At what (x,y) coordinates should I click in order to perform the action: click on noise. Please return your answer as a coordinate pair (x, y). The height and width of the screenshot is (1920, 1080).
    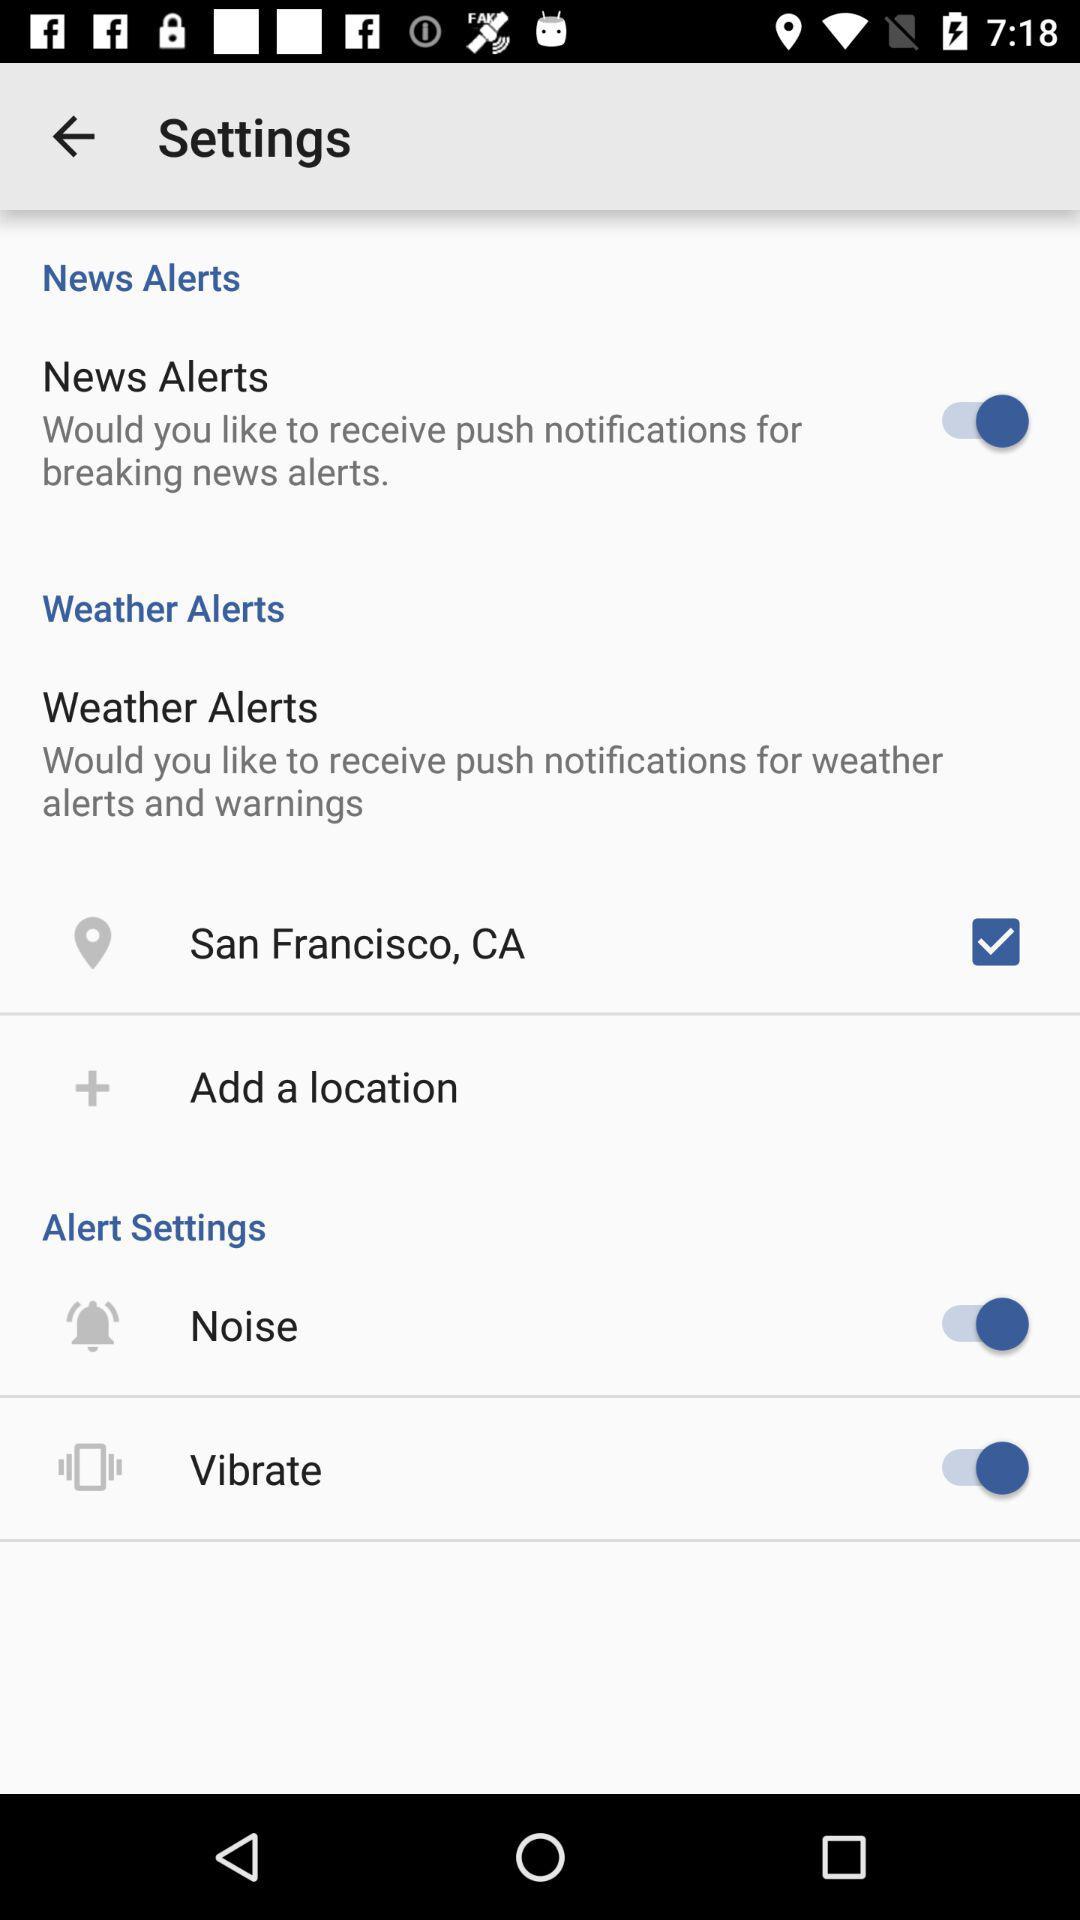
    Looking at the image, I should click on (243, 1324).